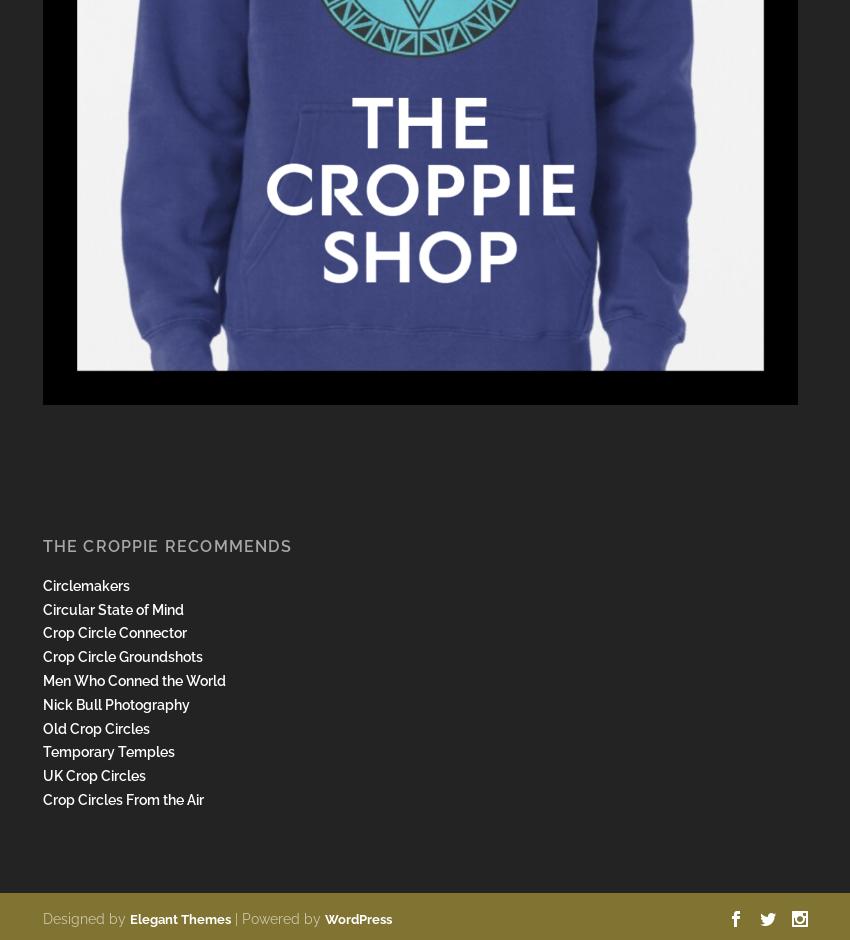 The height and width of the screenshot is (940, 850). Describe the element at coordinates (40, 702) in the screenshot. I see `'Nick Bull Photography'` at that location.